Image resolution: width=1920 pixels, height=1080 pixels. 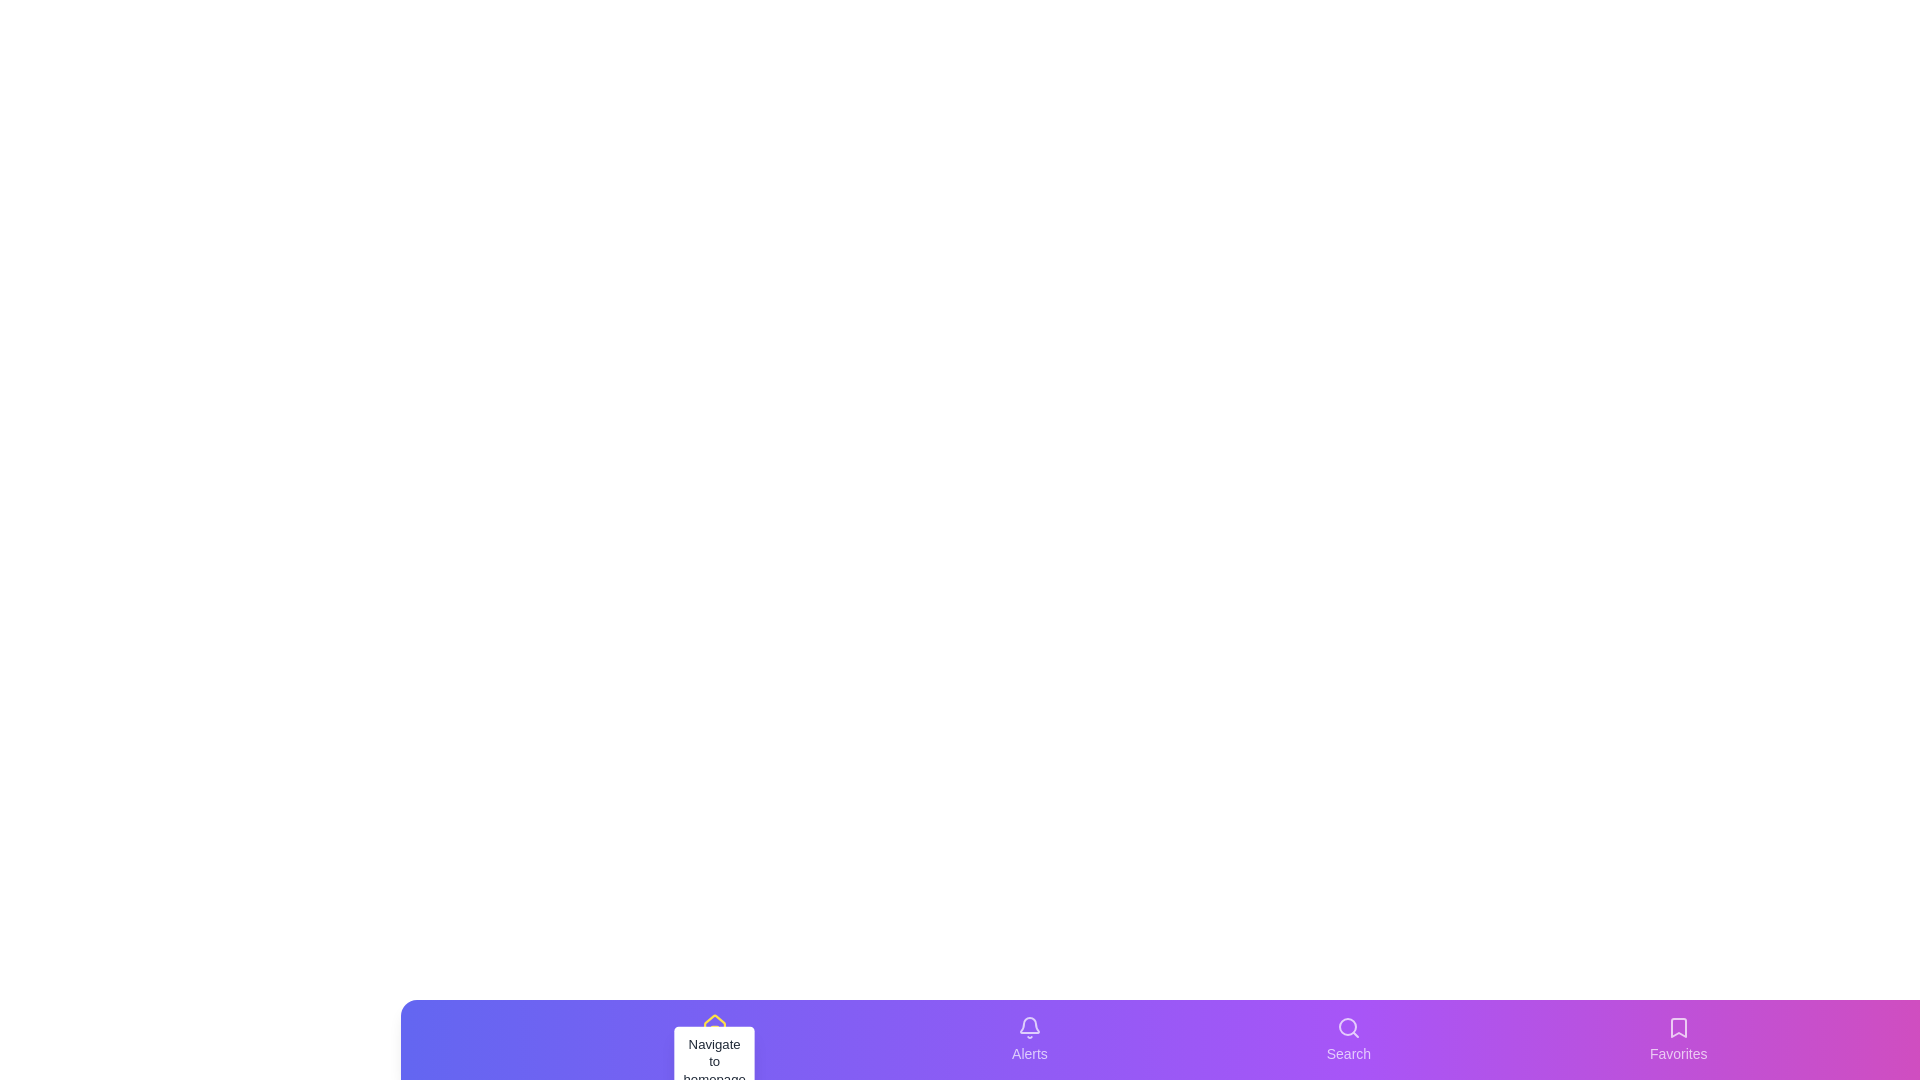 I want to click on the tab labeled Search to view its description, so click(x=1348, y=1039).